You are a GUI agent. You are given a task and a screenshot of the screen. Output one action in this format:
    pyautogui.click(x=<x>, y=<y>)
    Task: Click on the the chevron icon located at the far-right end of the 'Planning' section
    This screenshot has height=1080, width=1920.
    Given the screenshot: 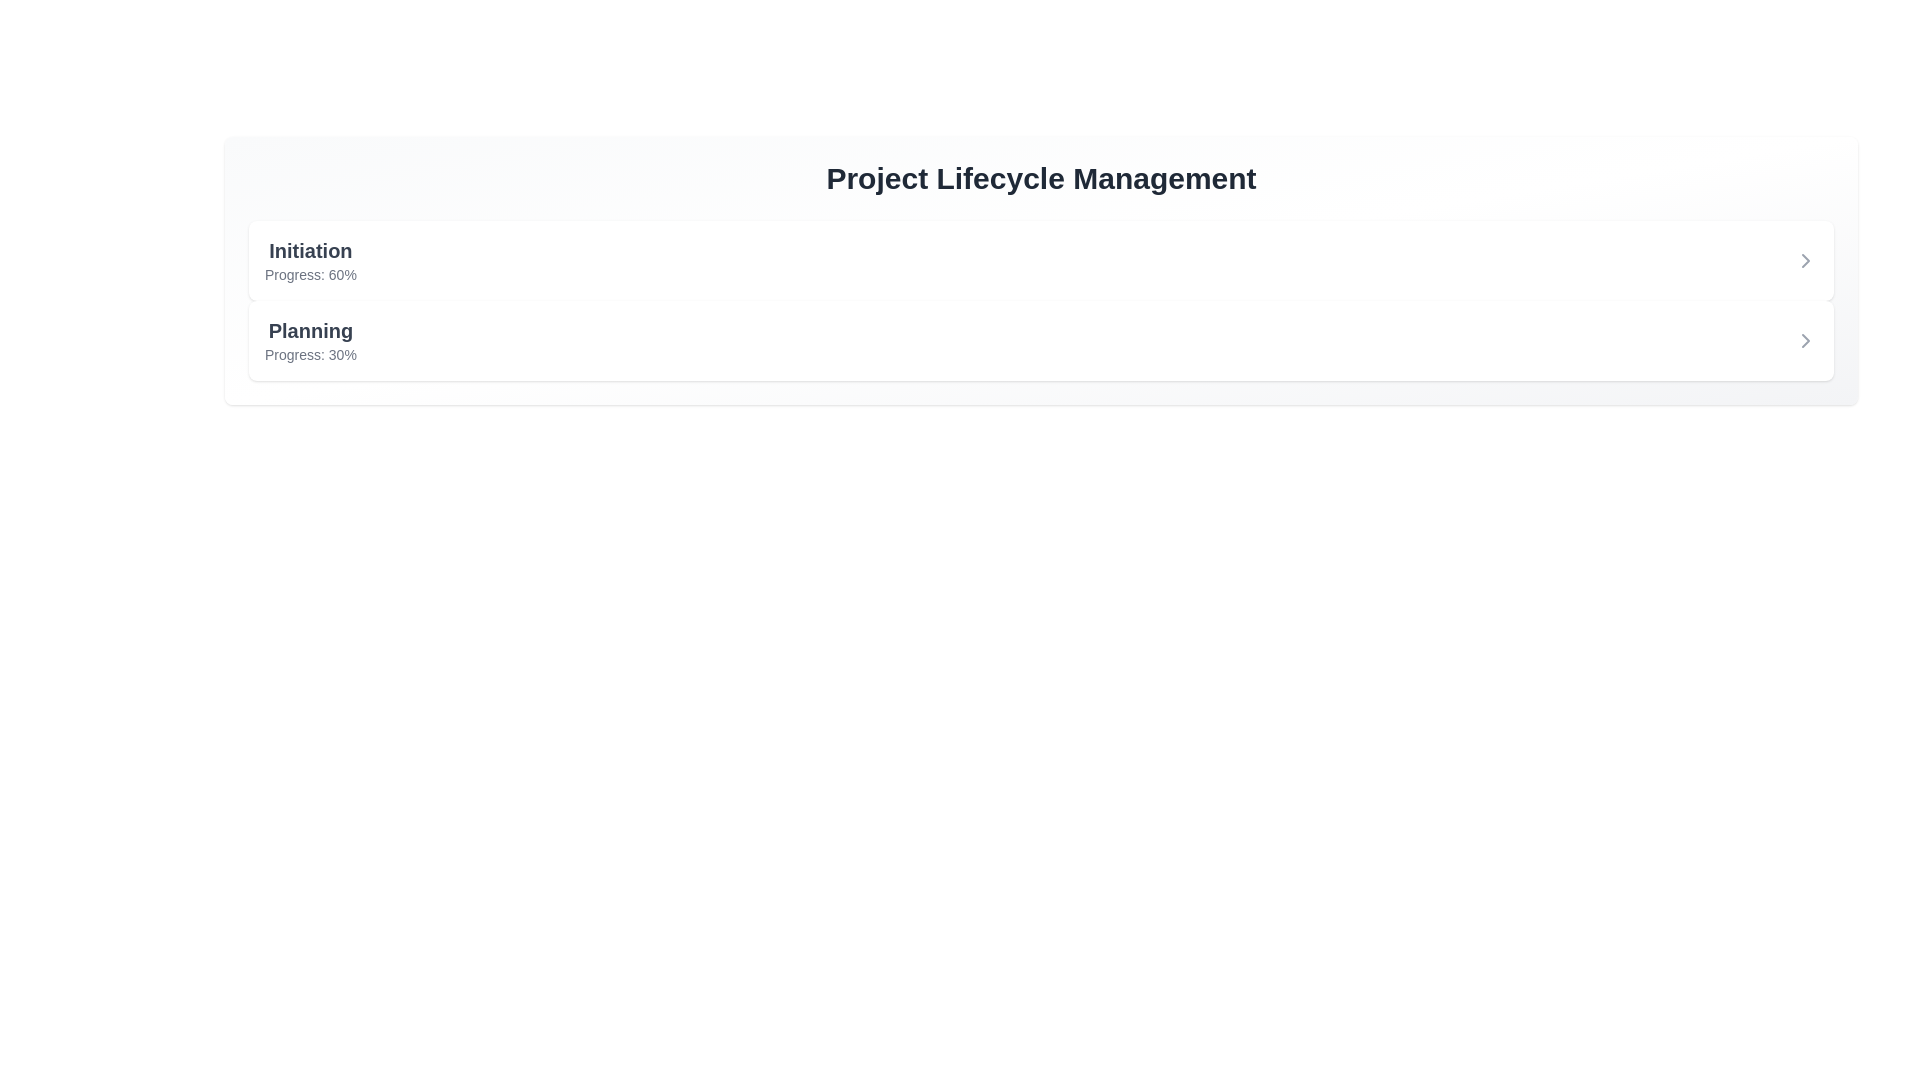 What is the action you would take?
    pyautogui.click(x=1805, y=339)
    